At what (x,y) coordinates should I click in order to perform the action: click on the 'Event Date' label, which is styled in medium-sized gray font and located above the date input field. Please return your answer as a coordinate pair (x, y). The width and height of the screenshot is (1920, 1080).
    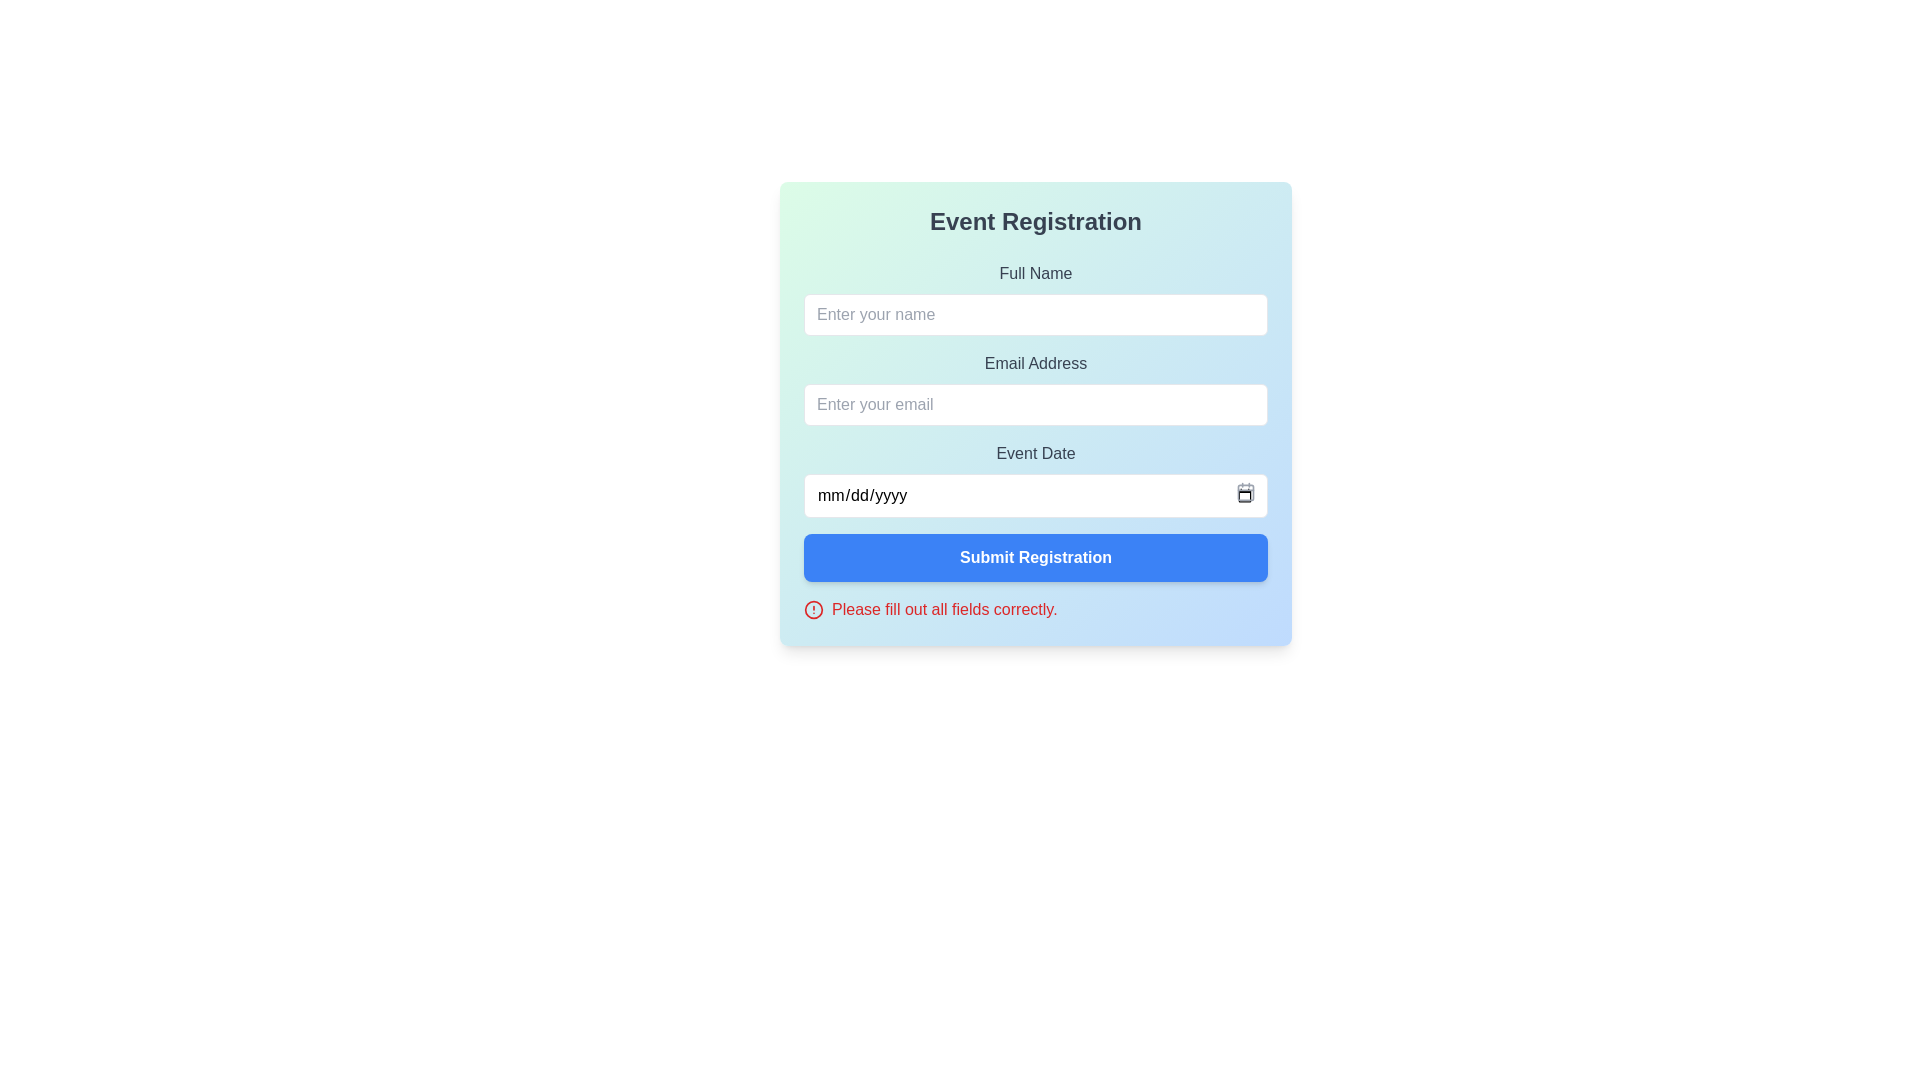
    Looking at the image, I should click on (1036, 454).